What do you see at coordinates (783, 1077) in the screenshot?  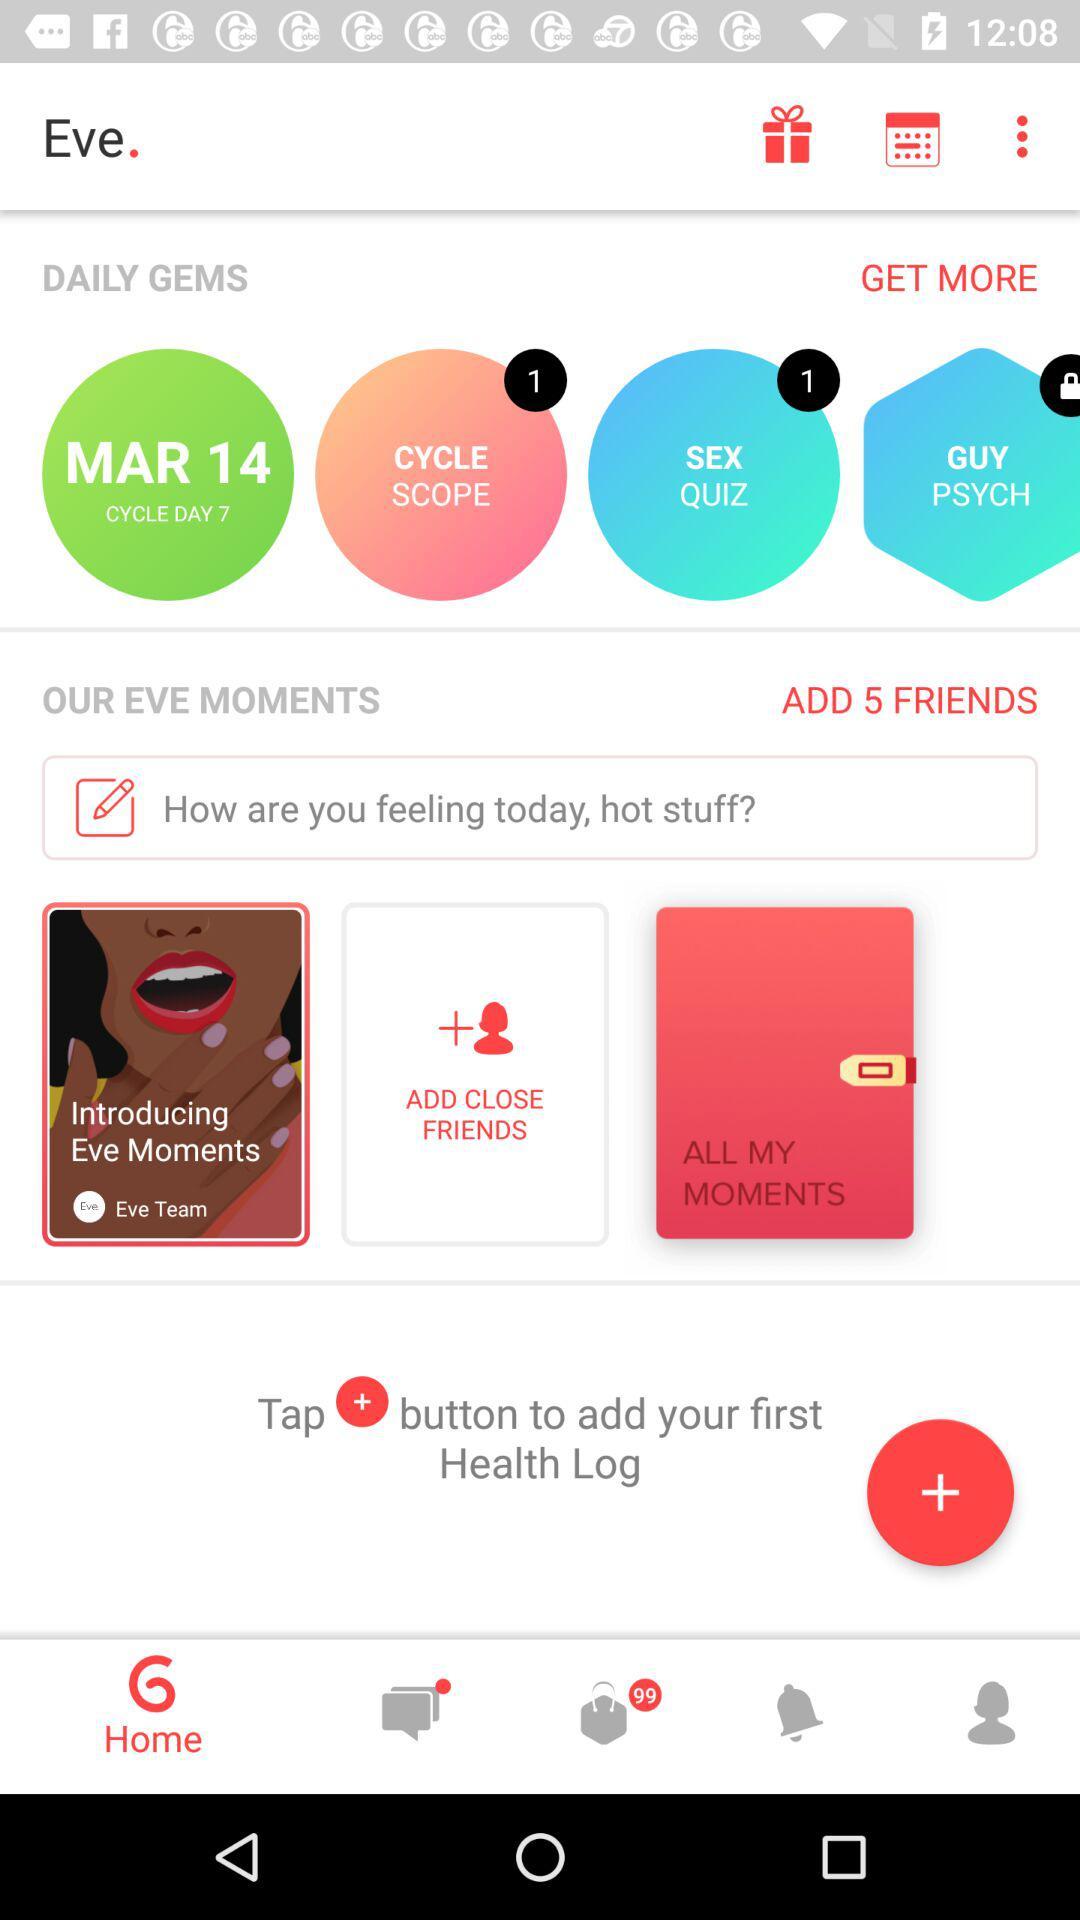 I see `item to the right of the add close` at bounding box center [783, 1077].